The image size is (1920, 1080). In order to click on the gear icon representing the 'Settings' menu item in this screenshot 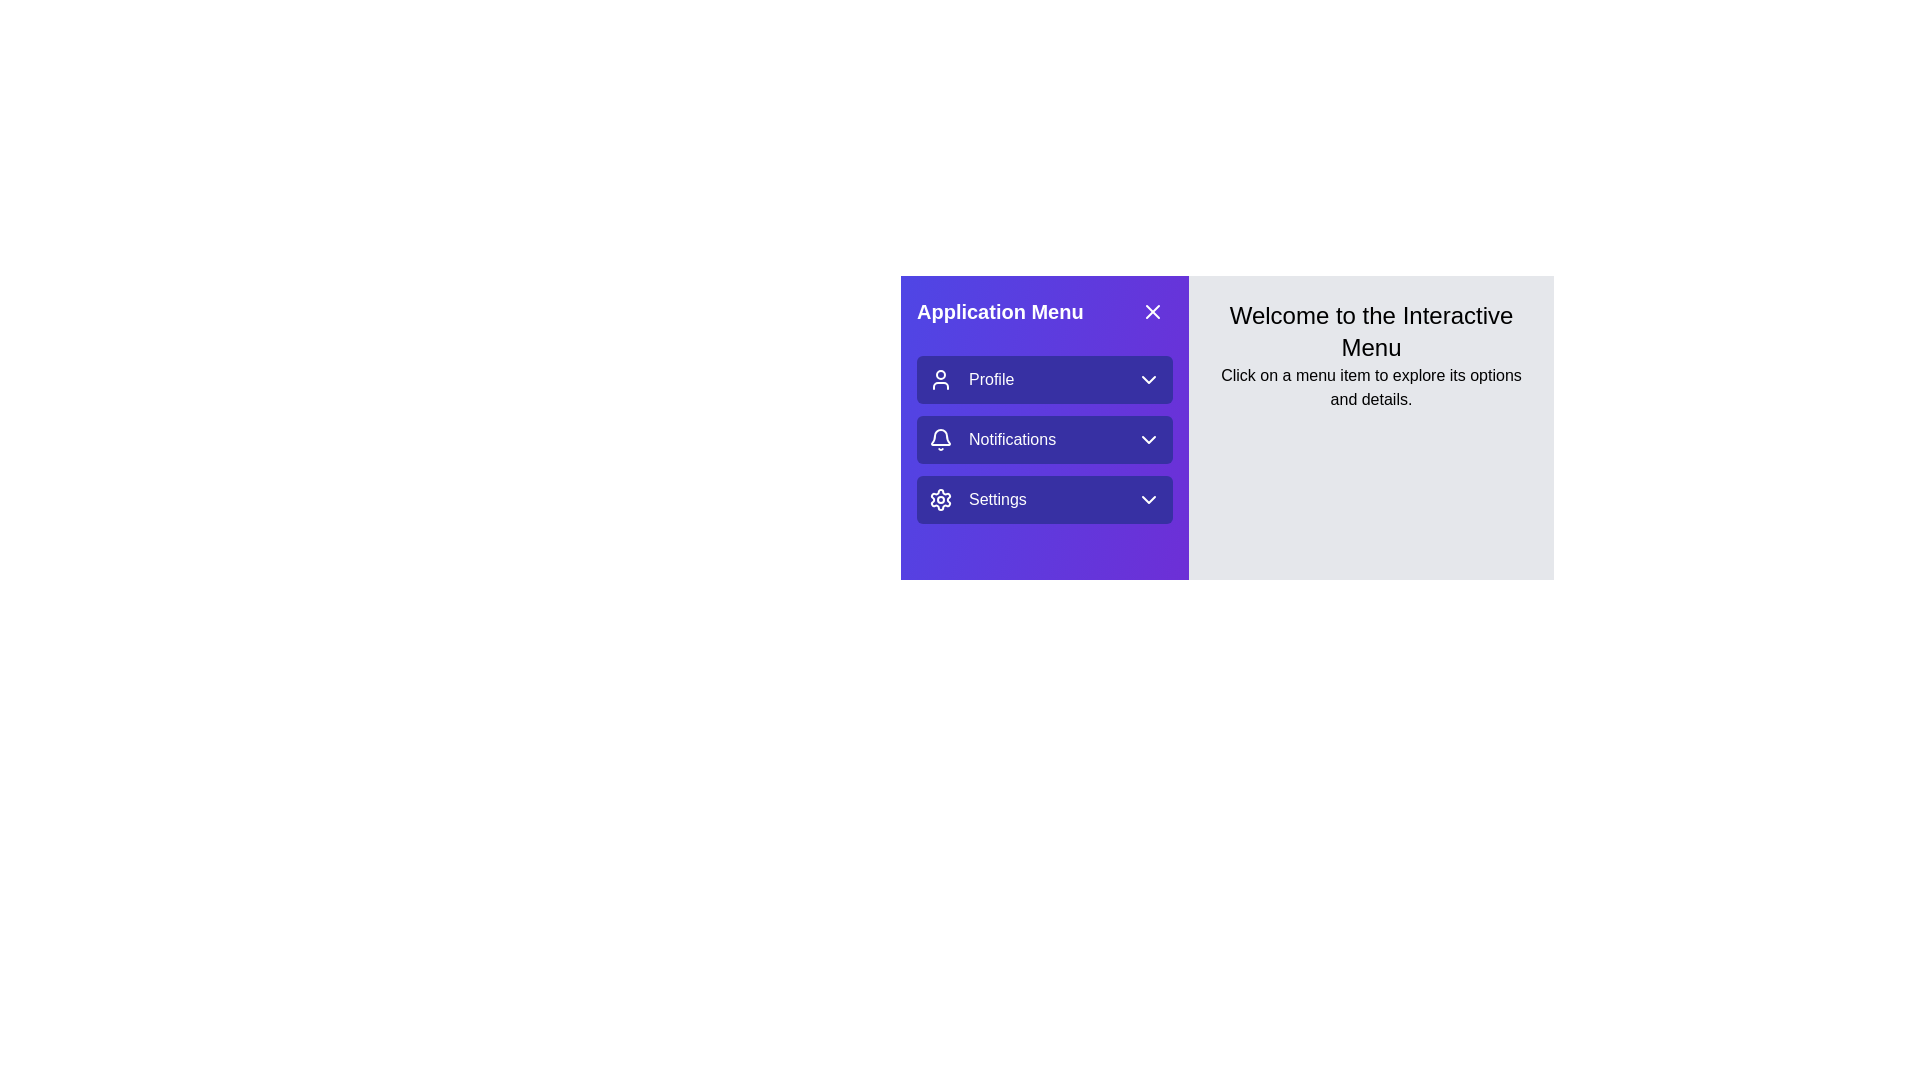, I will do `click(939, 499)`.